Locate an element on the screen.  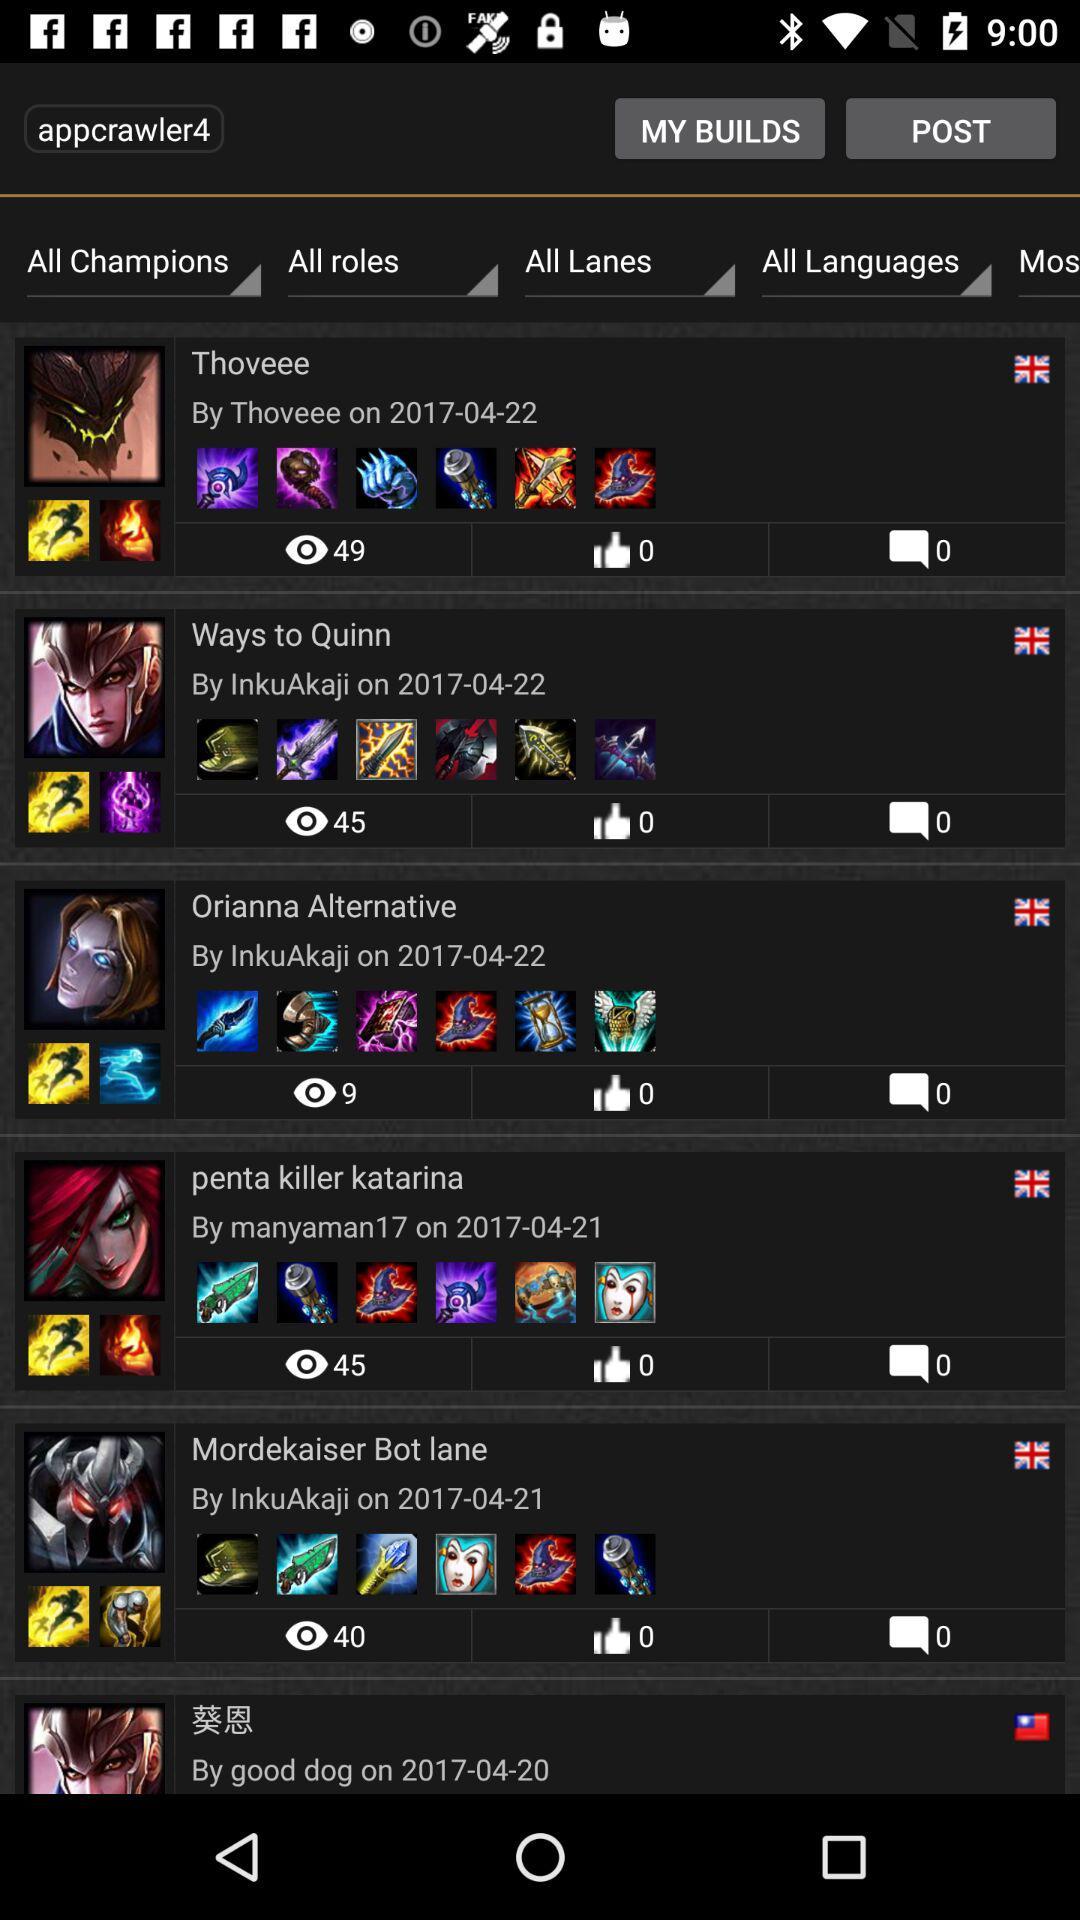
the icon next to the all champions icon is located at coordinates (393, 260).